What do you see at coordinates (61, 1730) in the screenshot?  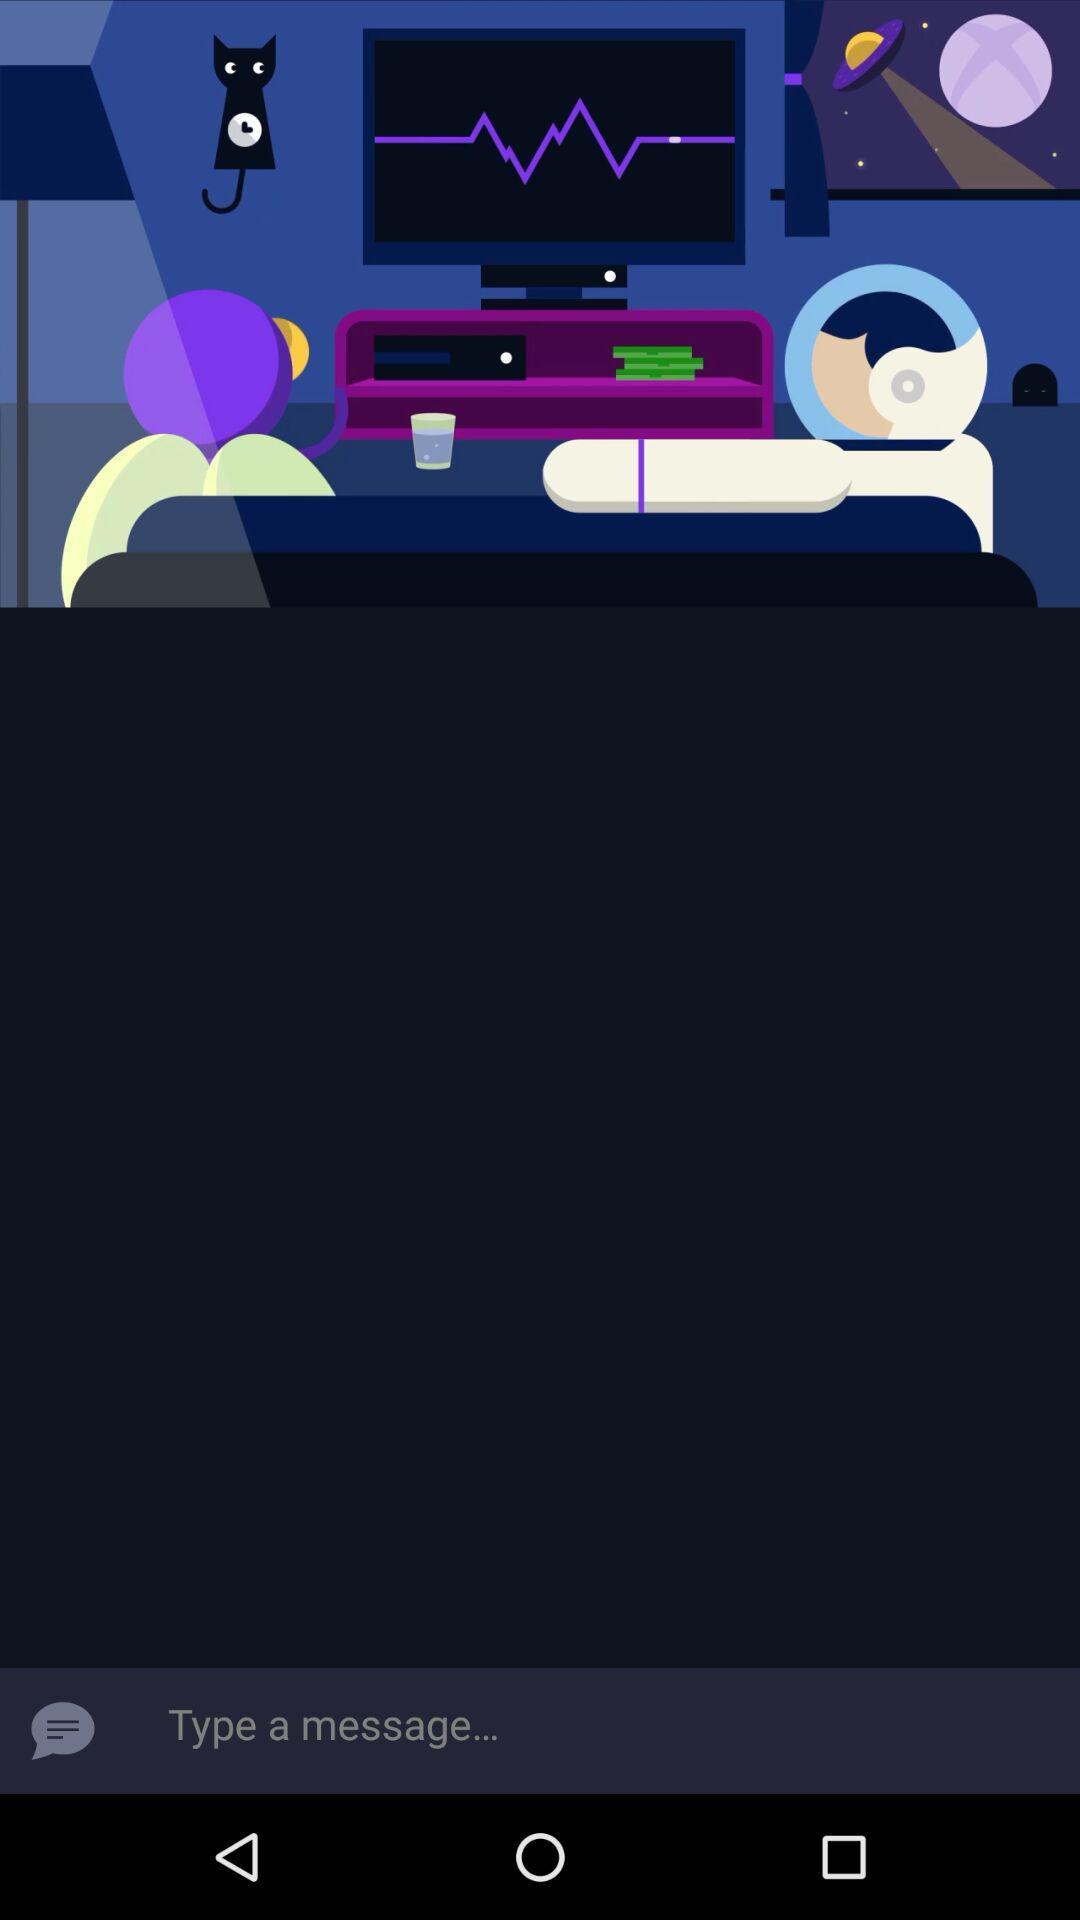 I see `type a message` at bounding box center [61, 1730].